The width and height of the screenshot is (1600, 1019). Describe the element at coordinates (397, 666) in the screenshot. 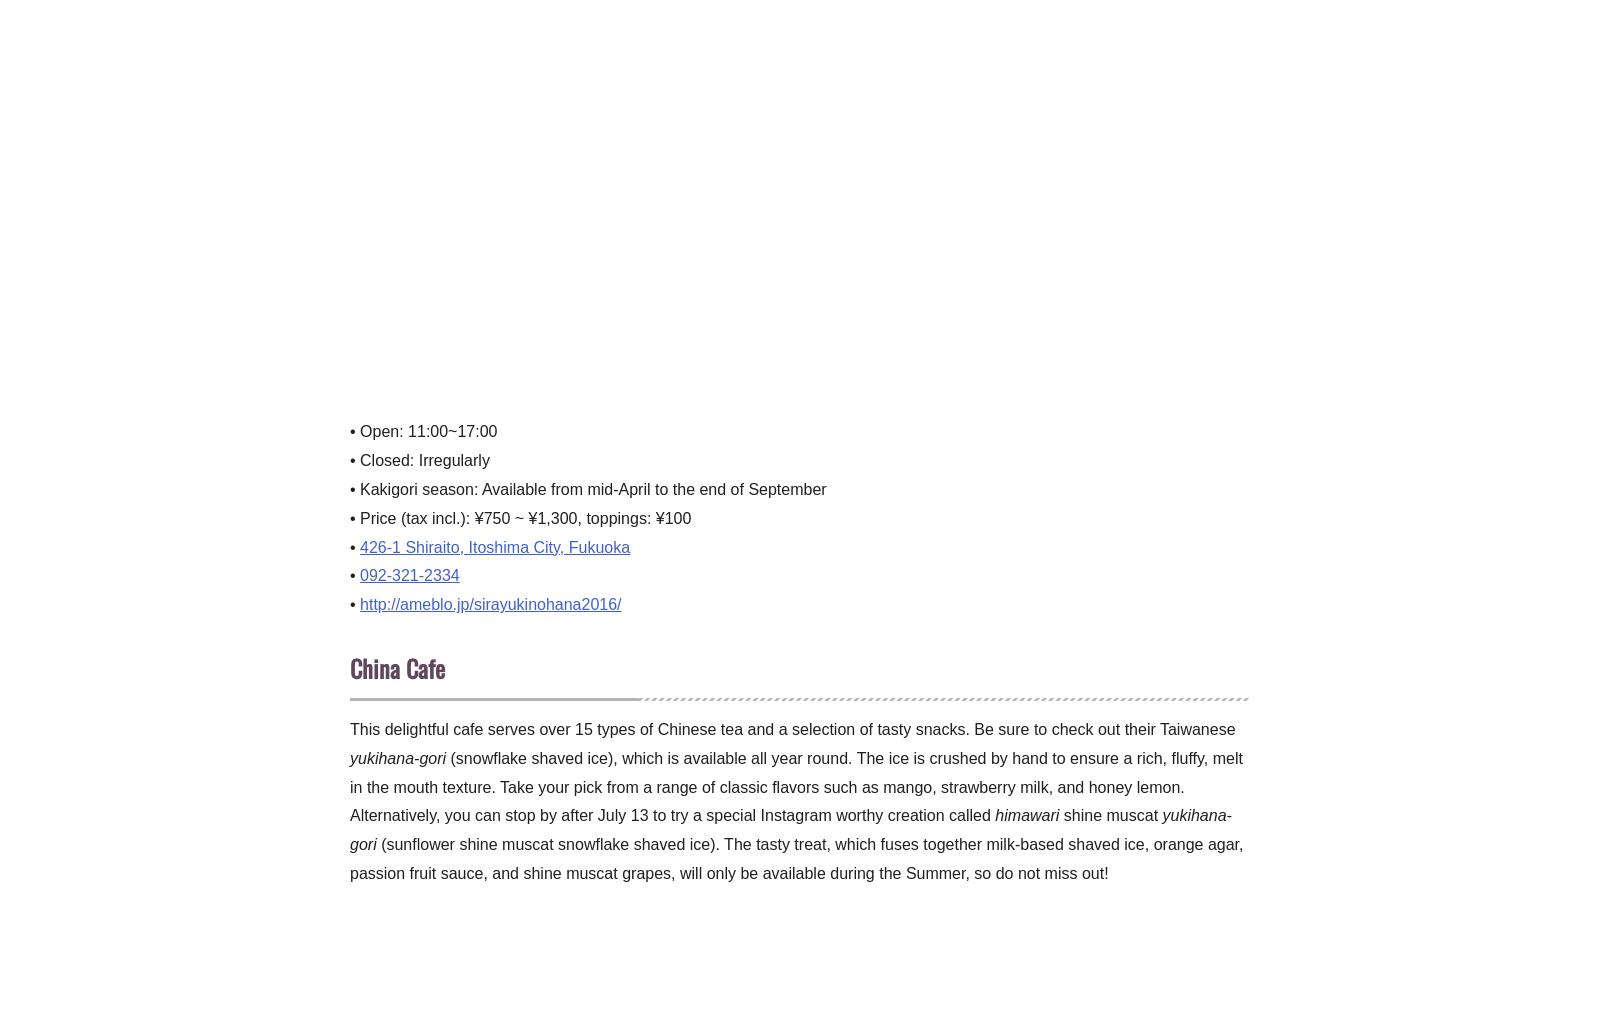

I see `'China Cafe'` at that location.